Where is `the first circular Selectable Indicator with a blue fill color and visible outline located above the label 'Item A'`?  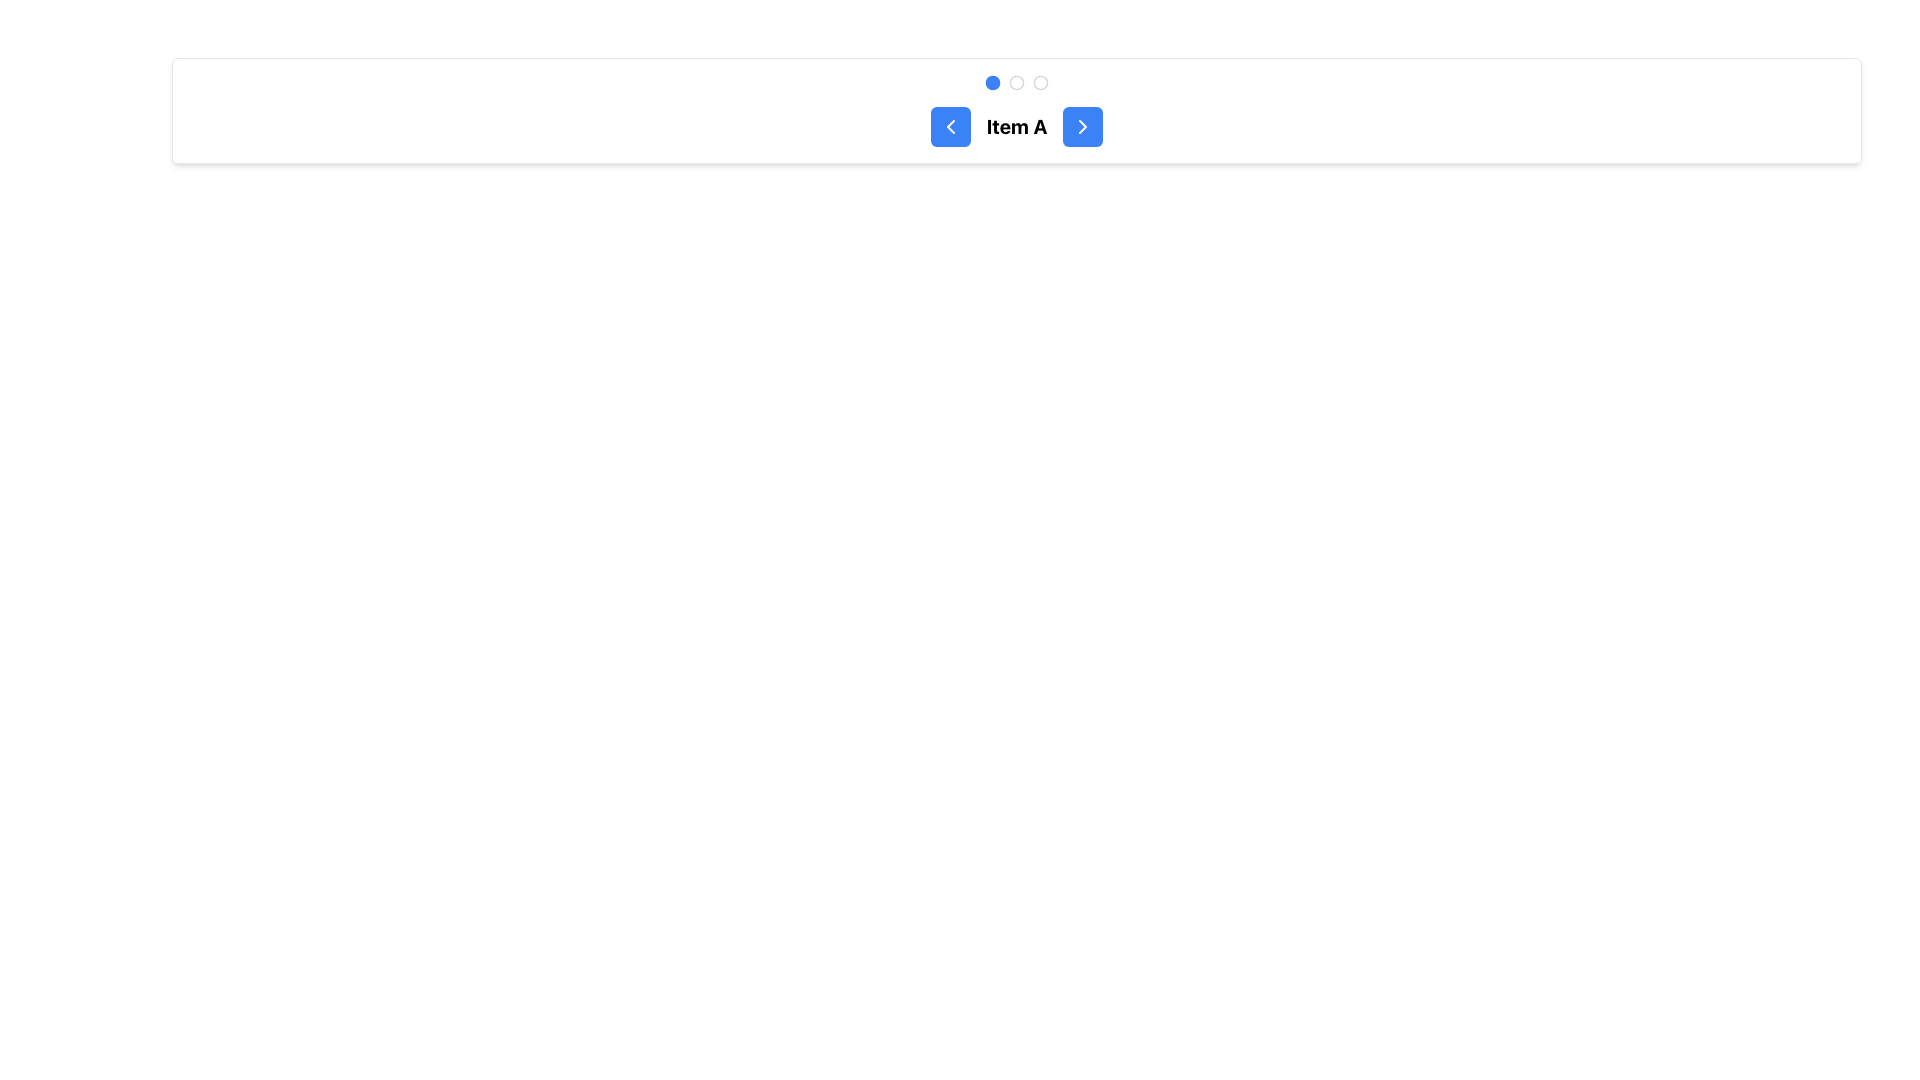 the first circular Selectable Indicator with a blue fill color and visible outline located above the label 'Item A' is located at coordinates (993, 82).